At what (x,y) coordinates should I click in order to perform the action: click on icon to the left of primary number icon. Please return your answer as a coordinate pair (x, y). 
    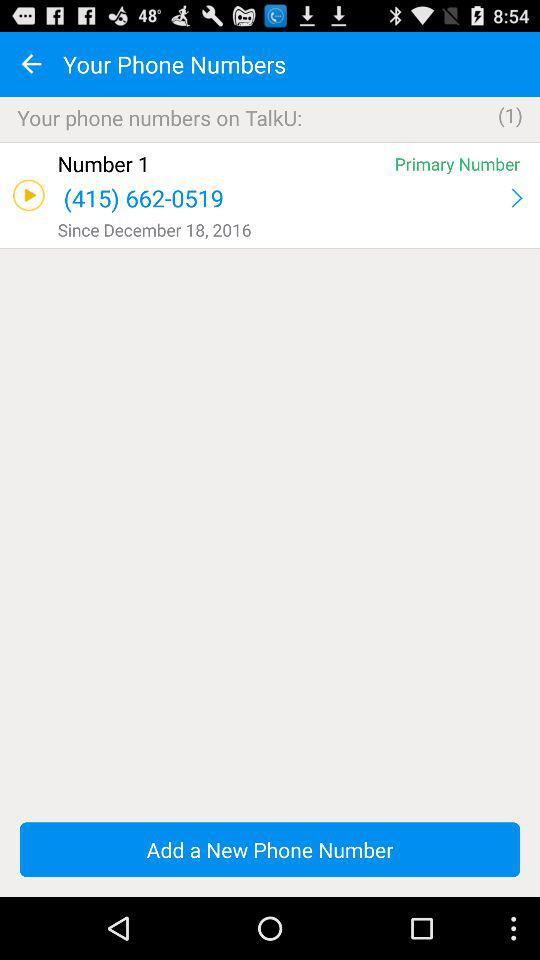
    Looking at the image, I should click on (221, 162).